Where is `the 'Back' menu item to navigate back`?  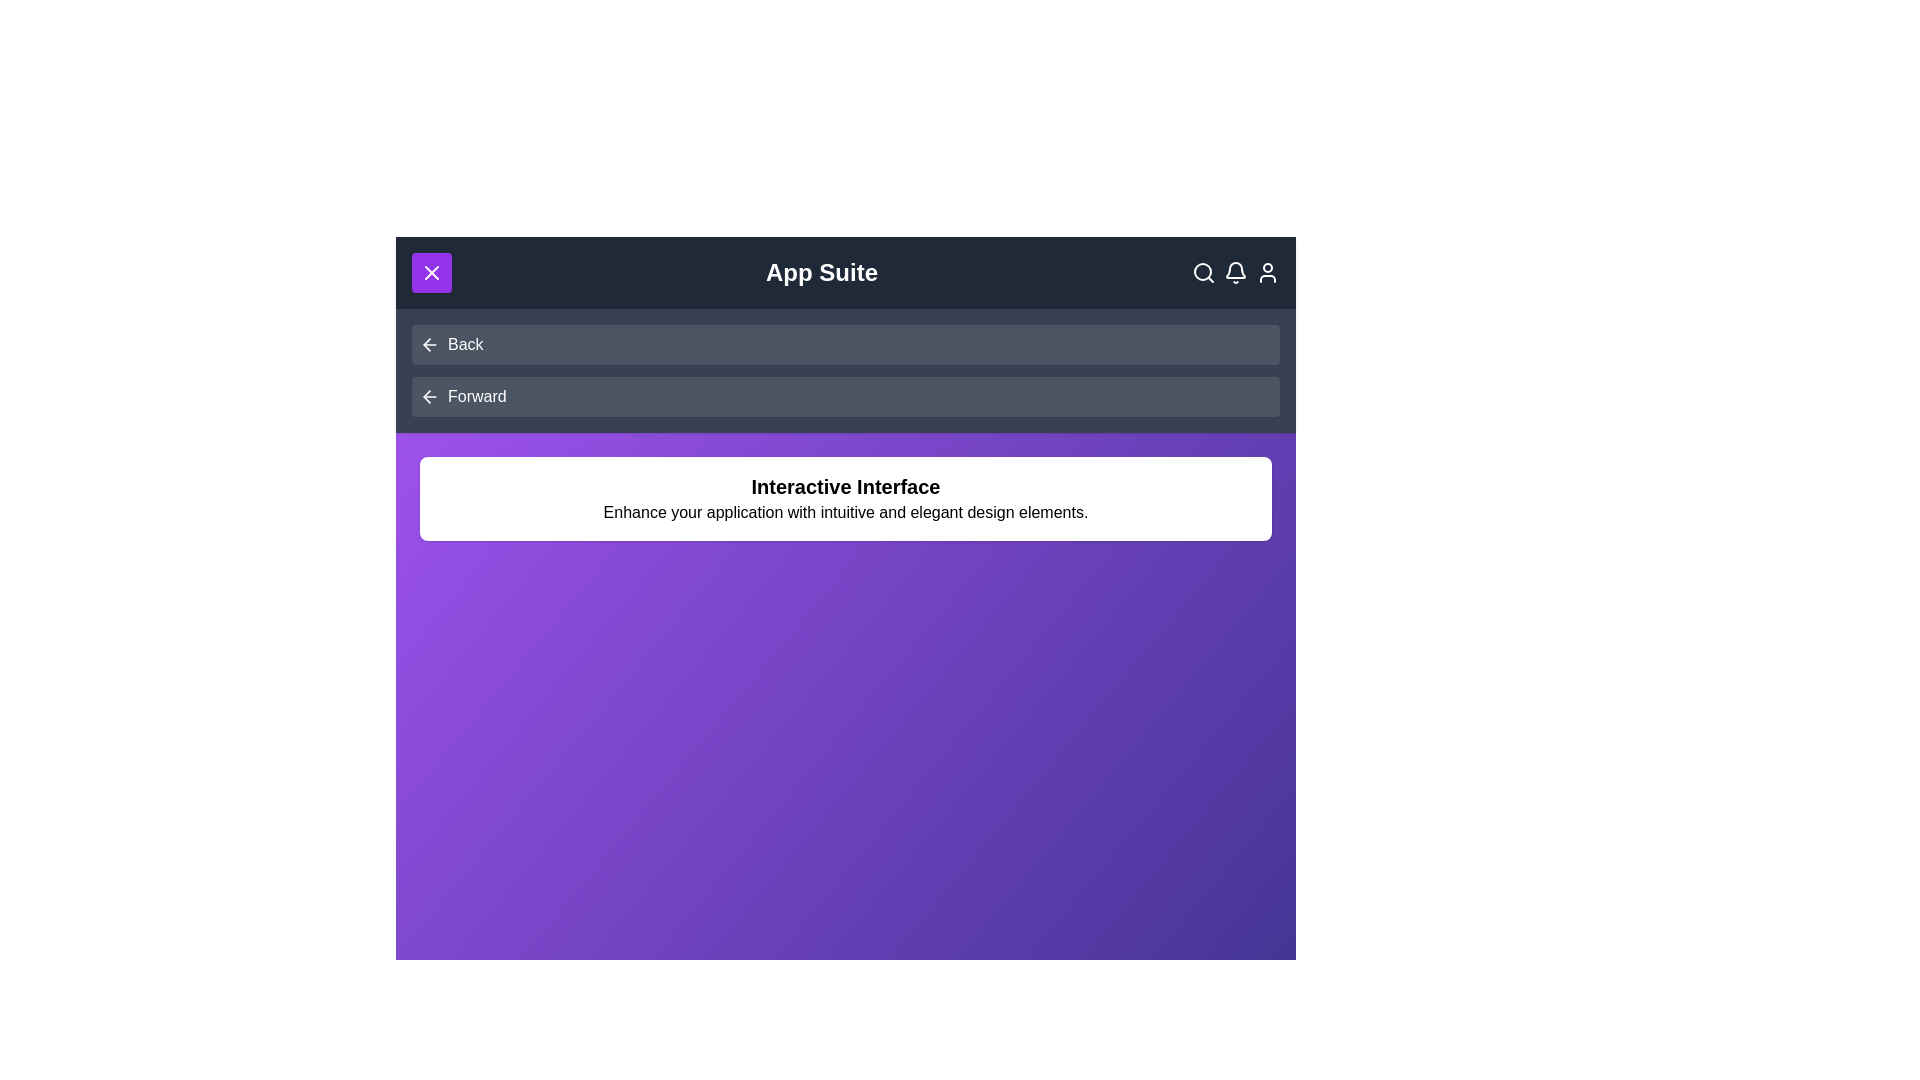 the 'Back' menu item to navigate back is located at coordinates (464, 343).